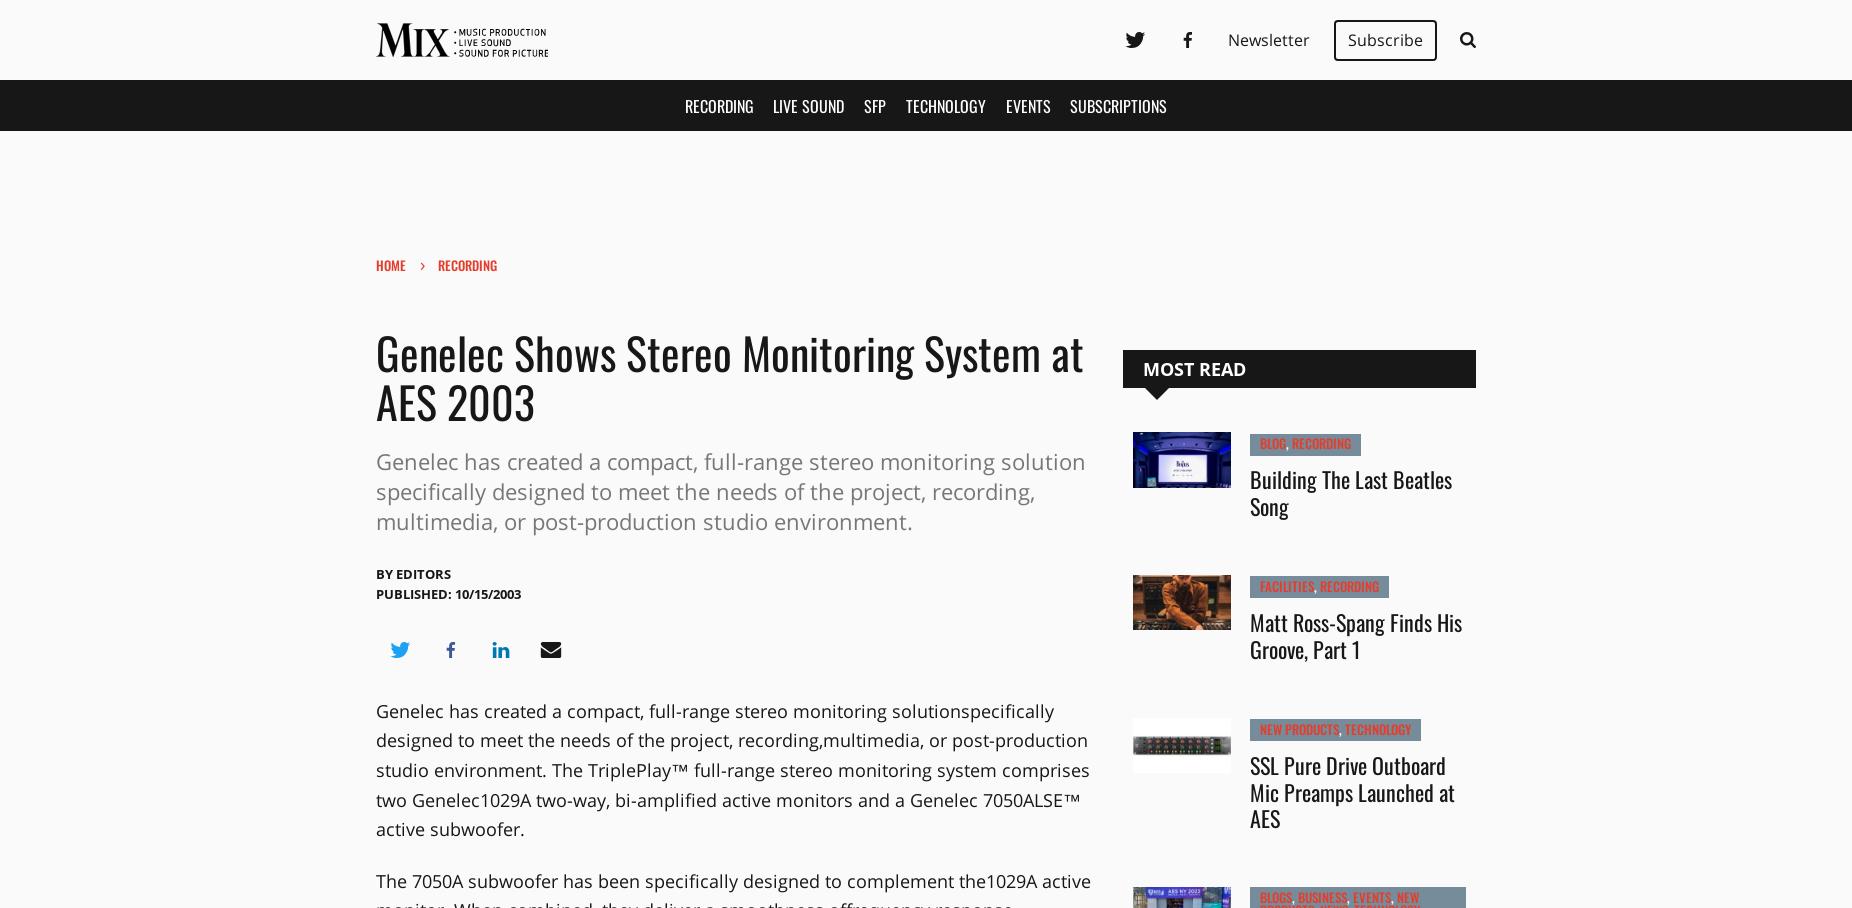 This screenshot has height=908, width=1852. I want to click on 'Building The Last Beatles Song', so click(1351, 491).